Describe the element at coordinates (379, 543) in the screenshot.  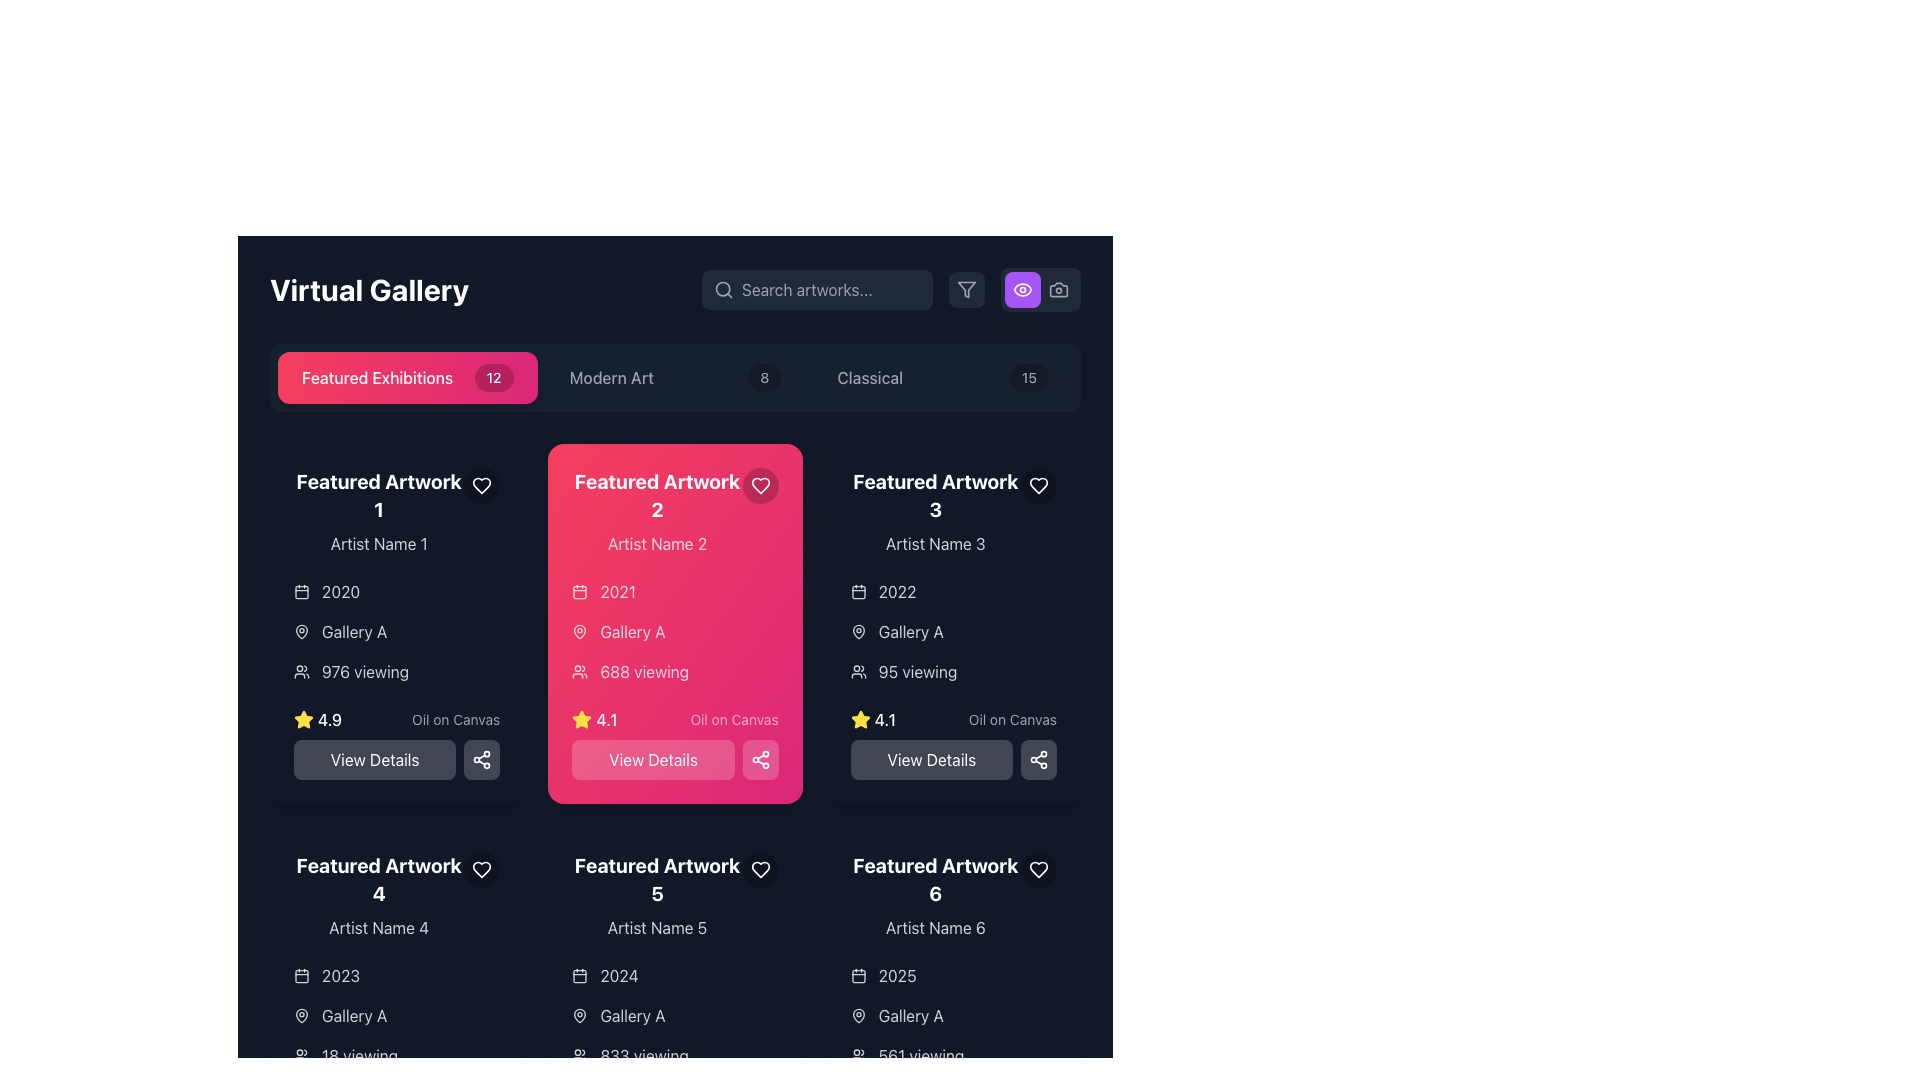
I see `the text label displaying the name of the artist associated with 'Featured Artwork 1', located beneath the heading in the leftmost column` at that location.